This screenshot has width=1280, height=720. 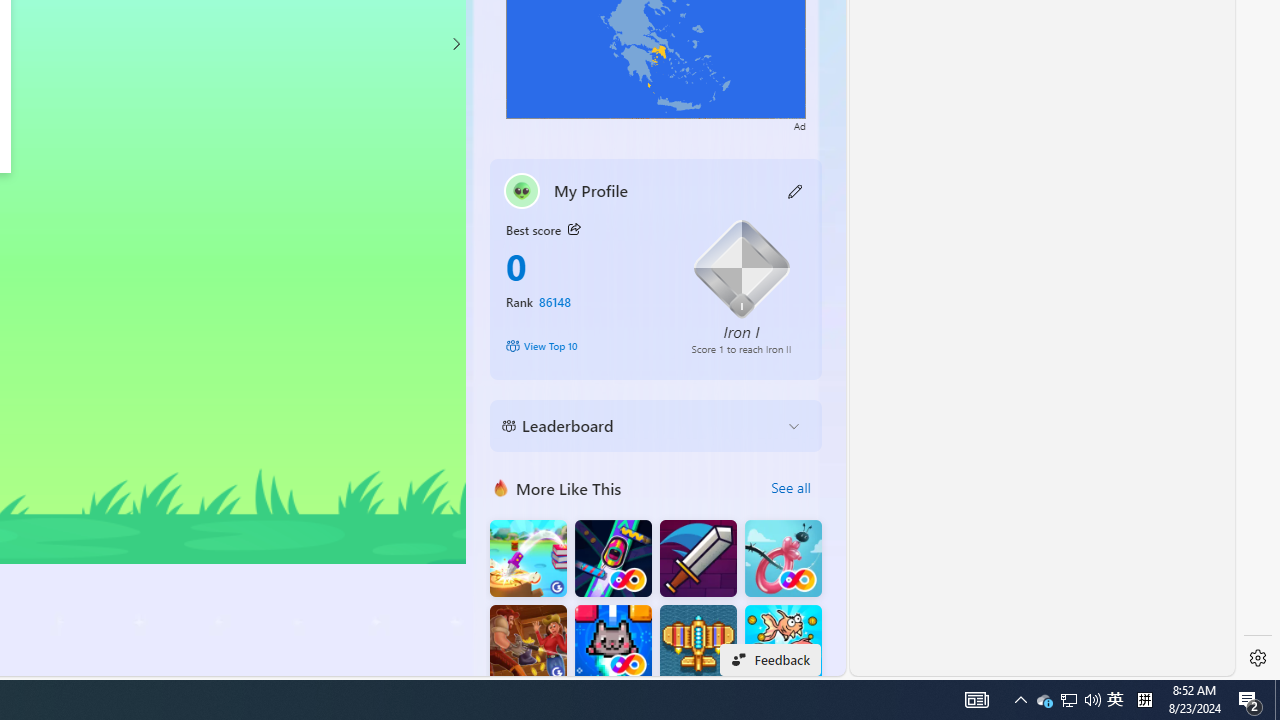 I want to click on 'Class: control', so click(x=454, y=43).